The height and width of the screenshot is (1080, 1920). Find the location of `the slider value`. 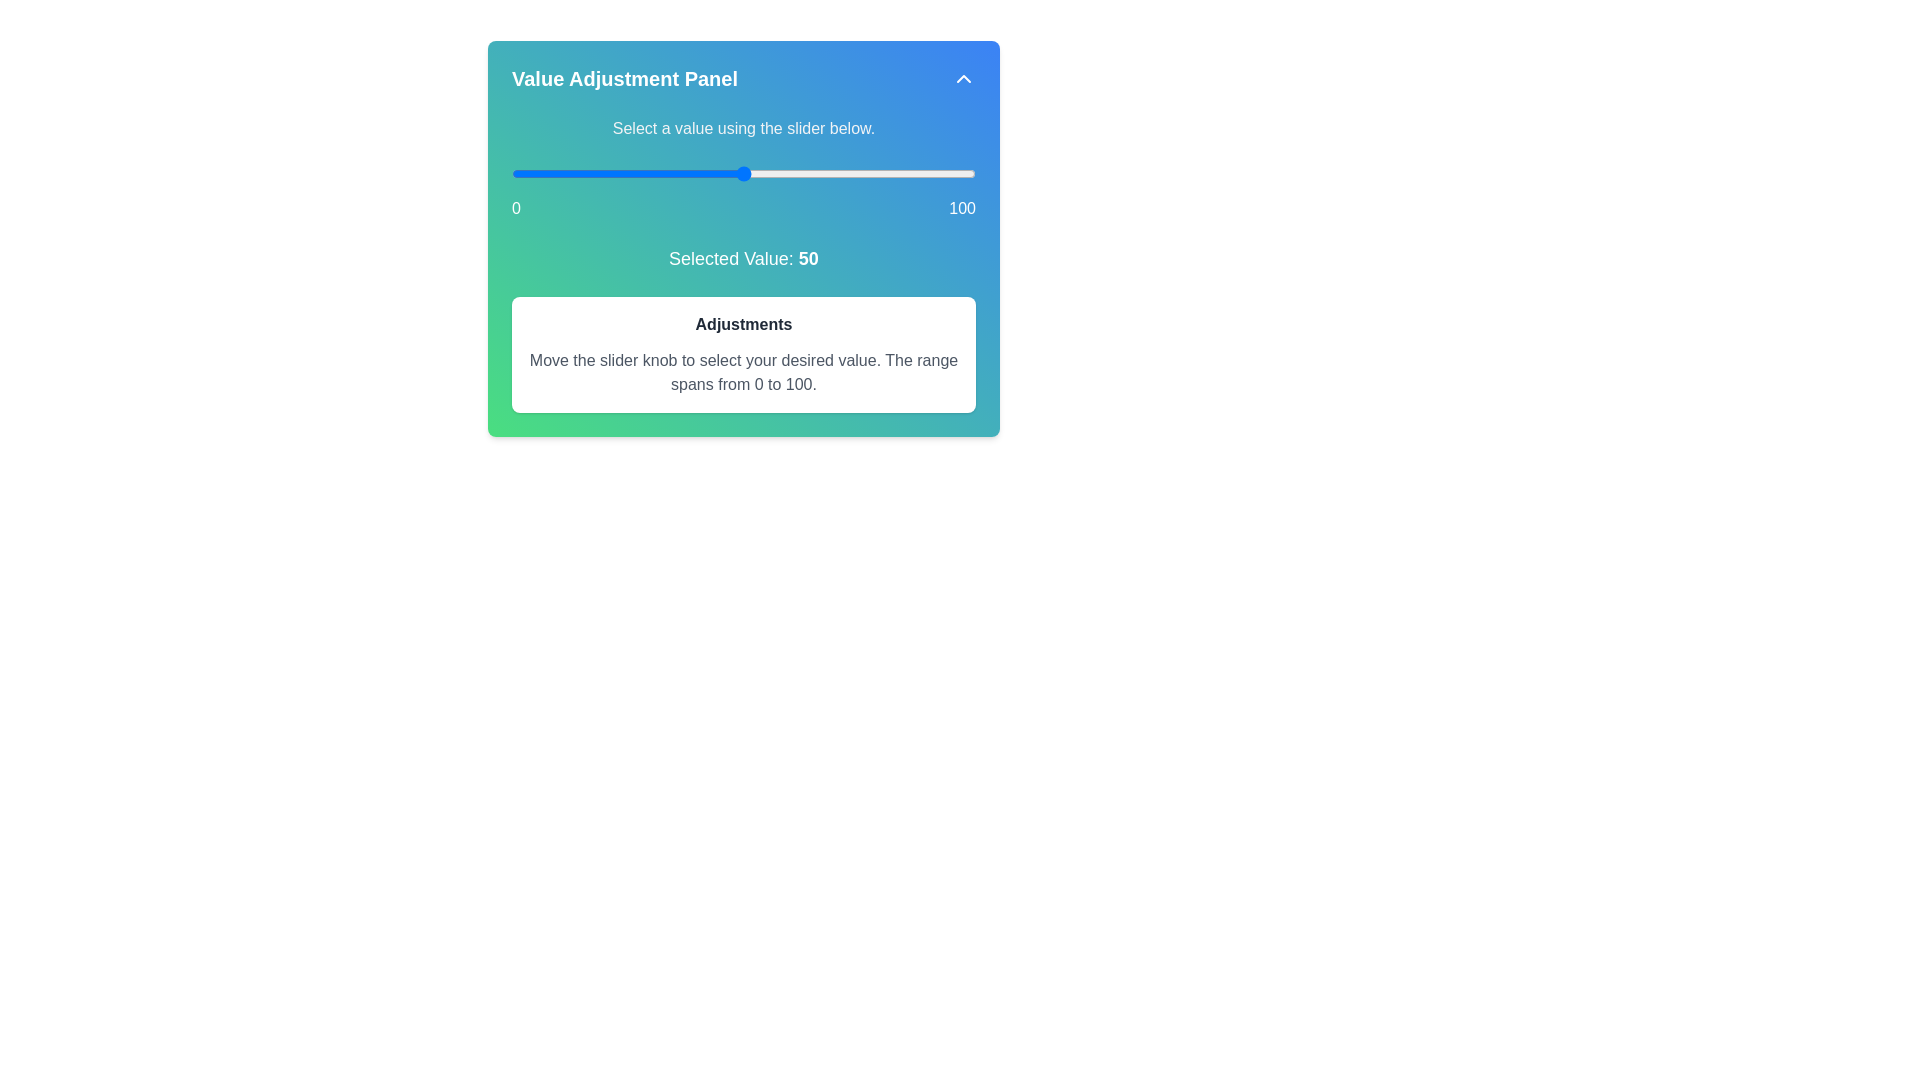

the slider value is located at coordinates (558, 172).